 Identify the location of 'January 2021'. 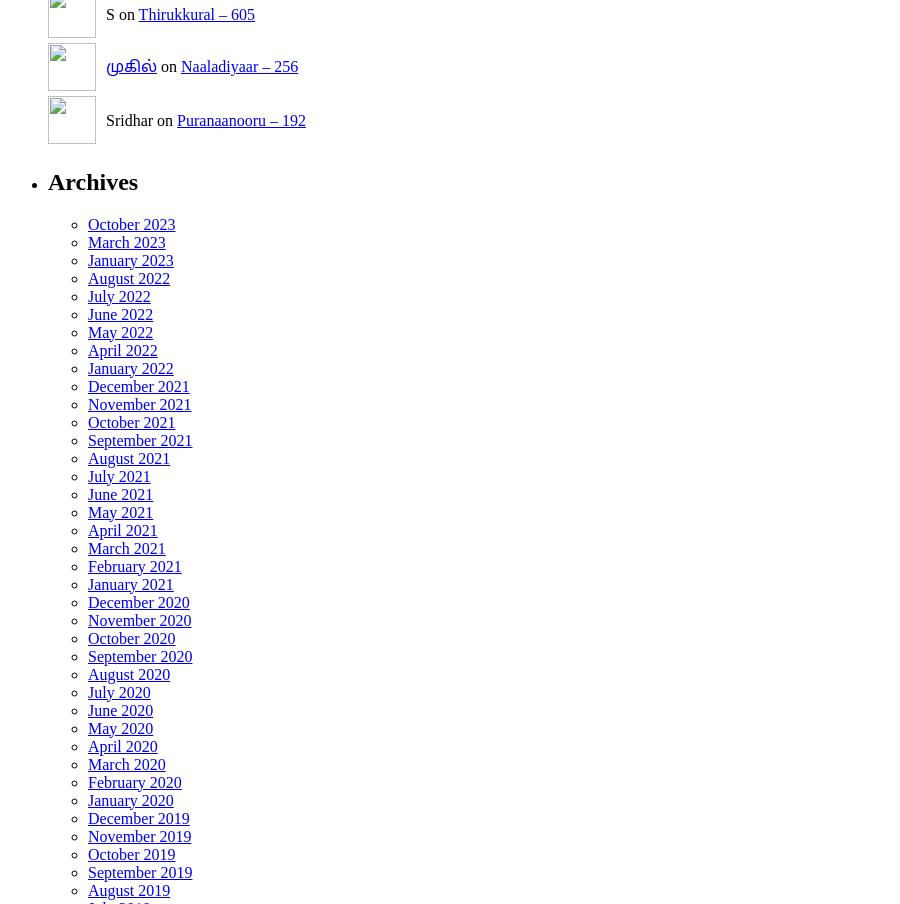
(87, 582).